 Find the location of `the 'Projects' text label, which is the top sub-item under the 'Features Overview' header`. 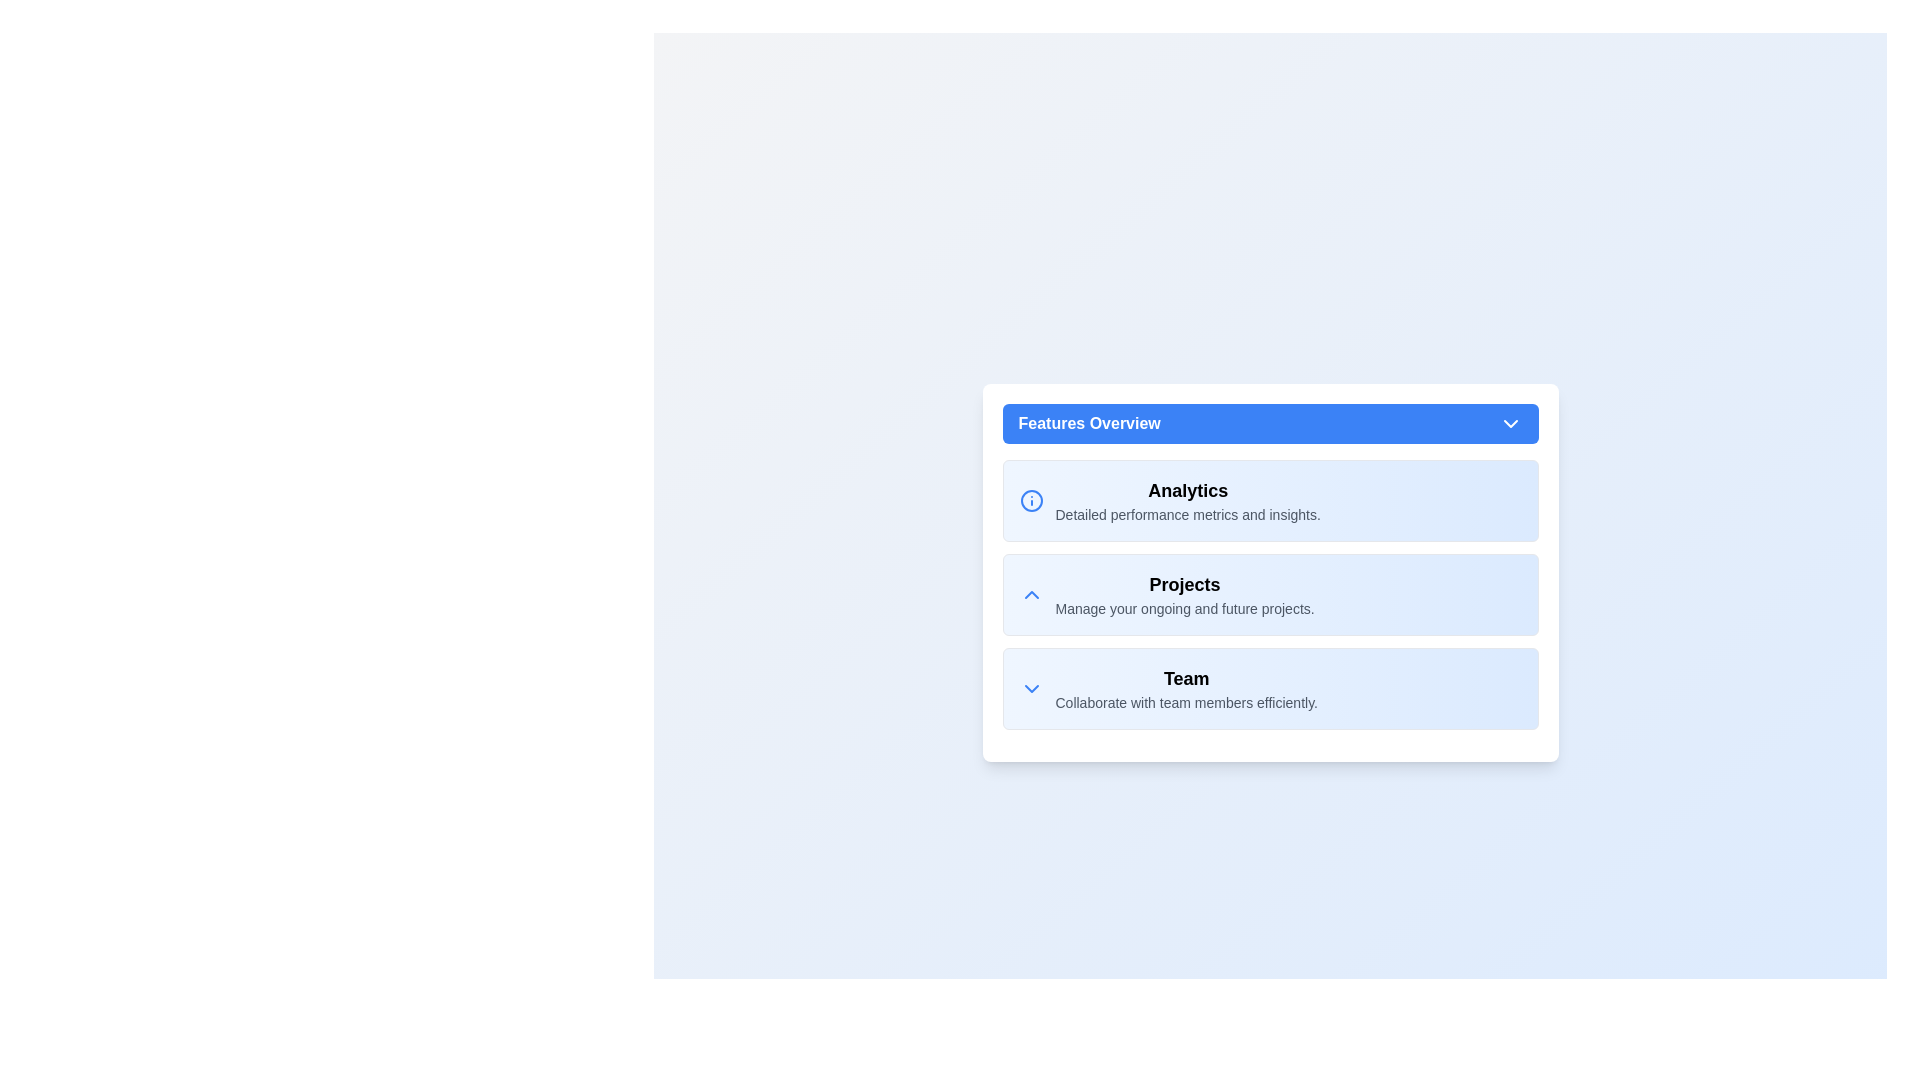

the 'Projects' text label, which is the top sub-item under the 'Features Overview' header is located at coordinates (1185, 585).